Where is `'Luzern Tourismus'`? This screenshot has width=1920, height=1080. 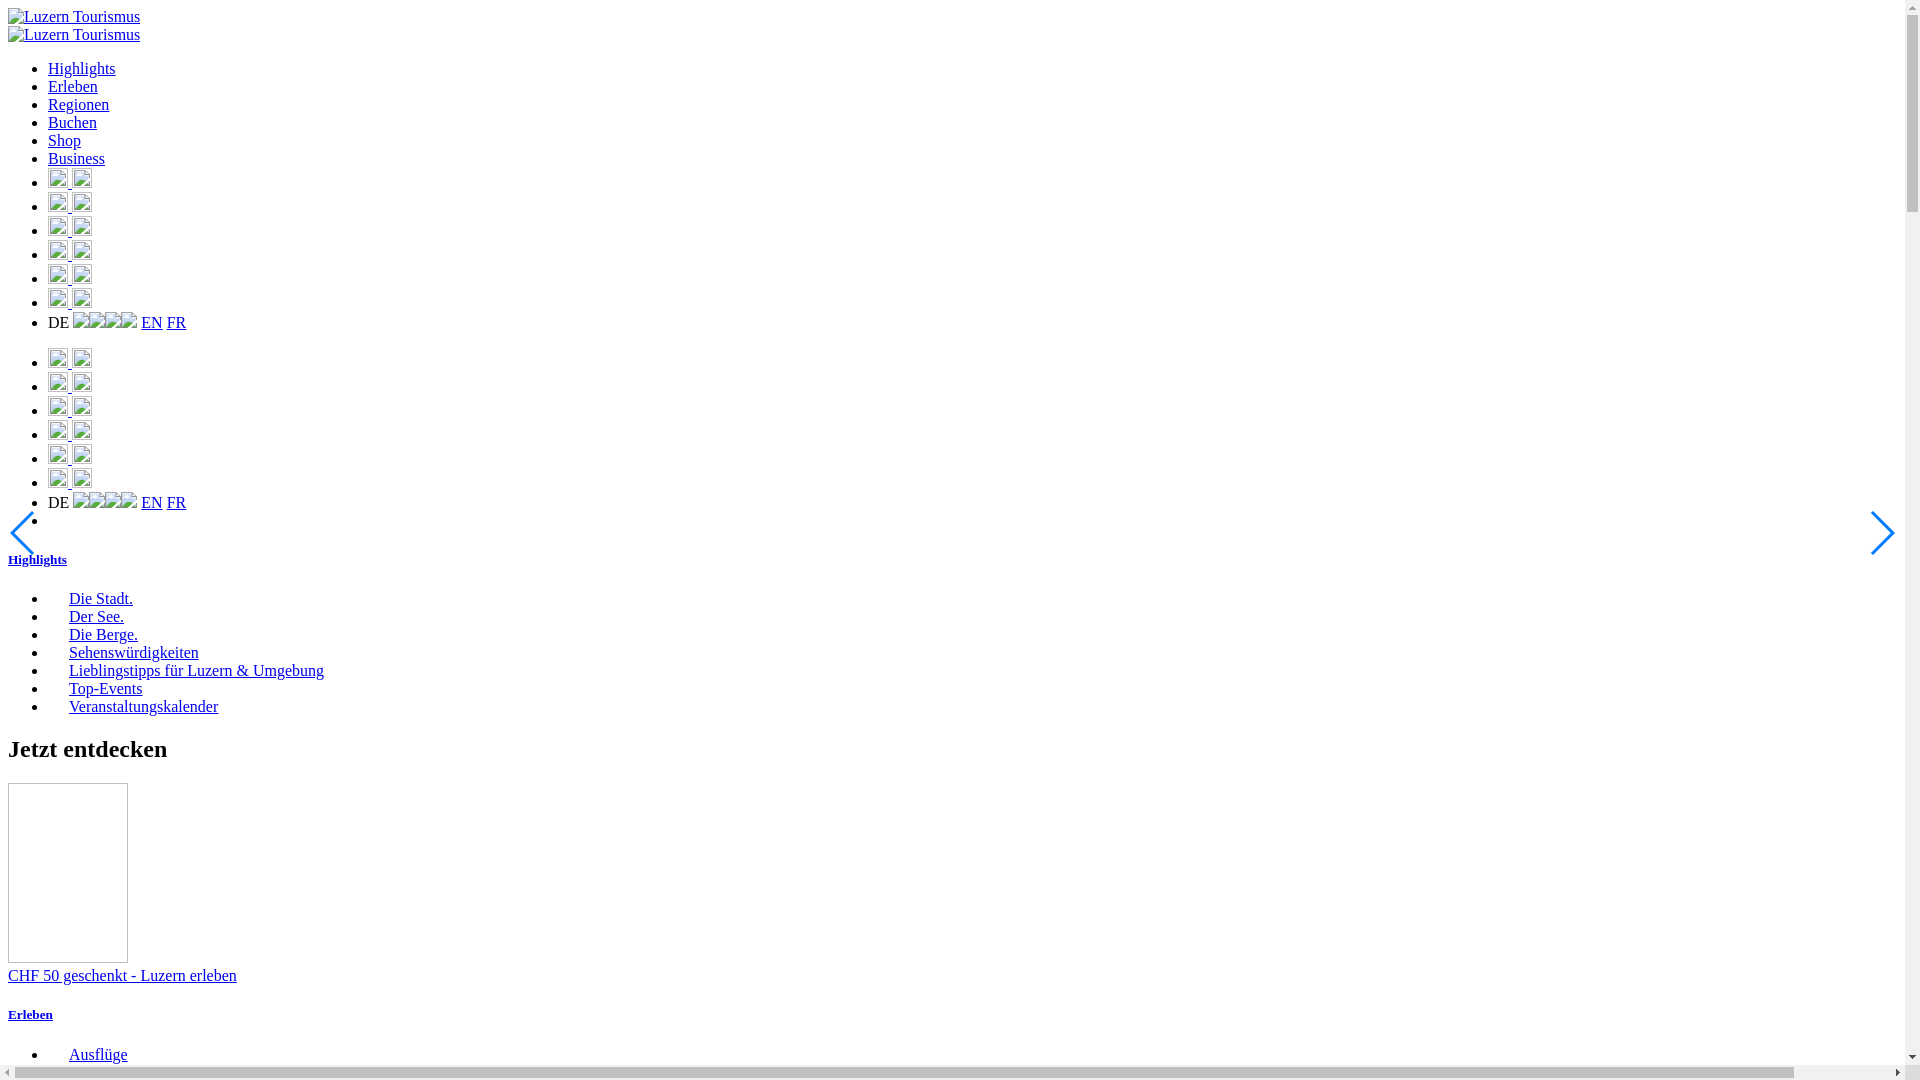 'Luzern Tourismus' is located at coordinates (73, 16).